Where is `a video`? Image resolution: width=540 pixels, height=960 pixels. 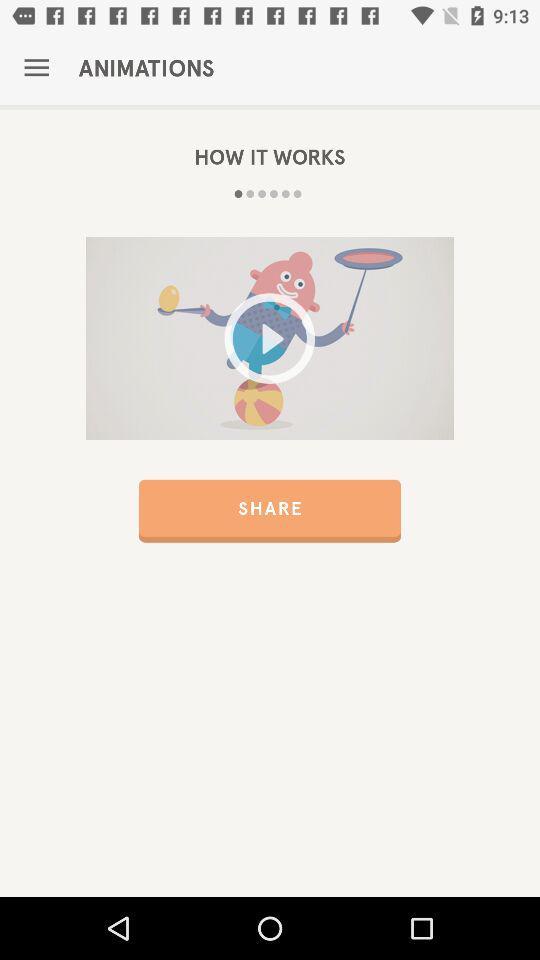
a video is located at coordinates (270, 338).